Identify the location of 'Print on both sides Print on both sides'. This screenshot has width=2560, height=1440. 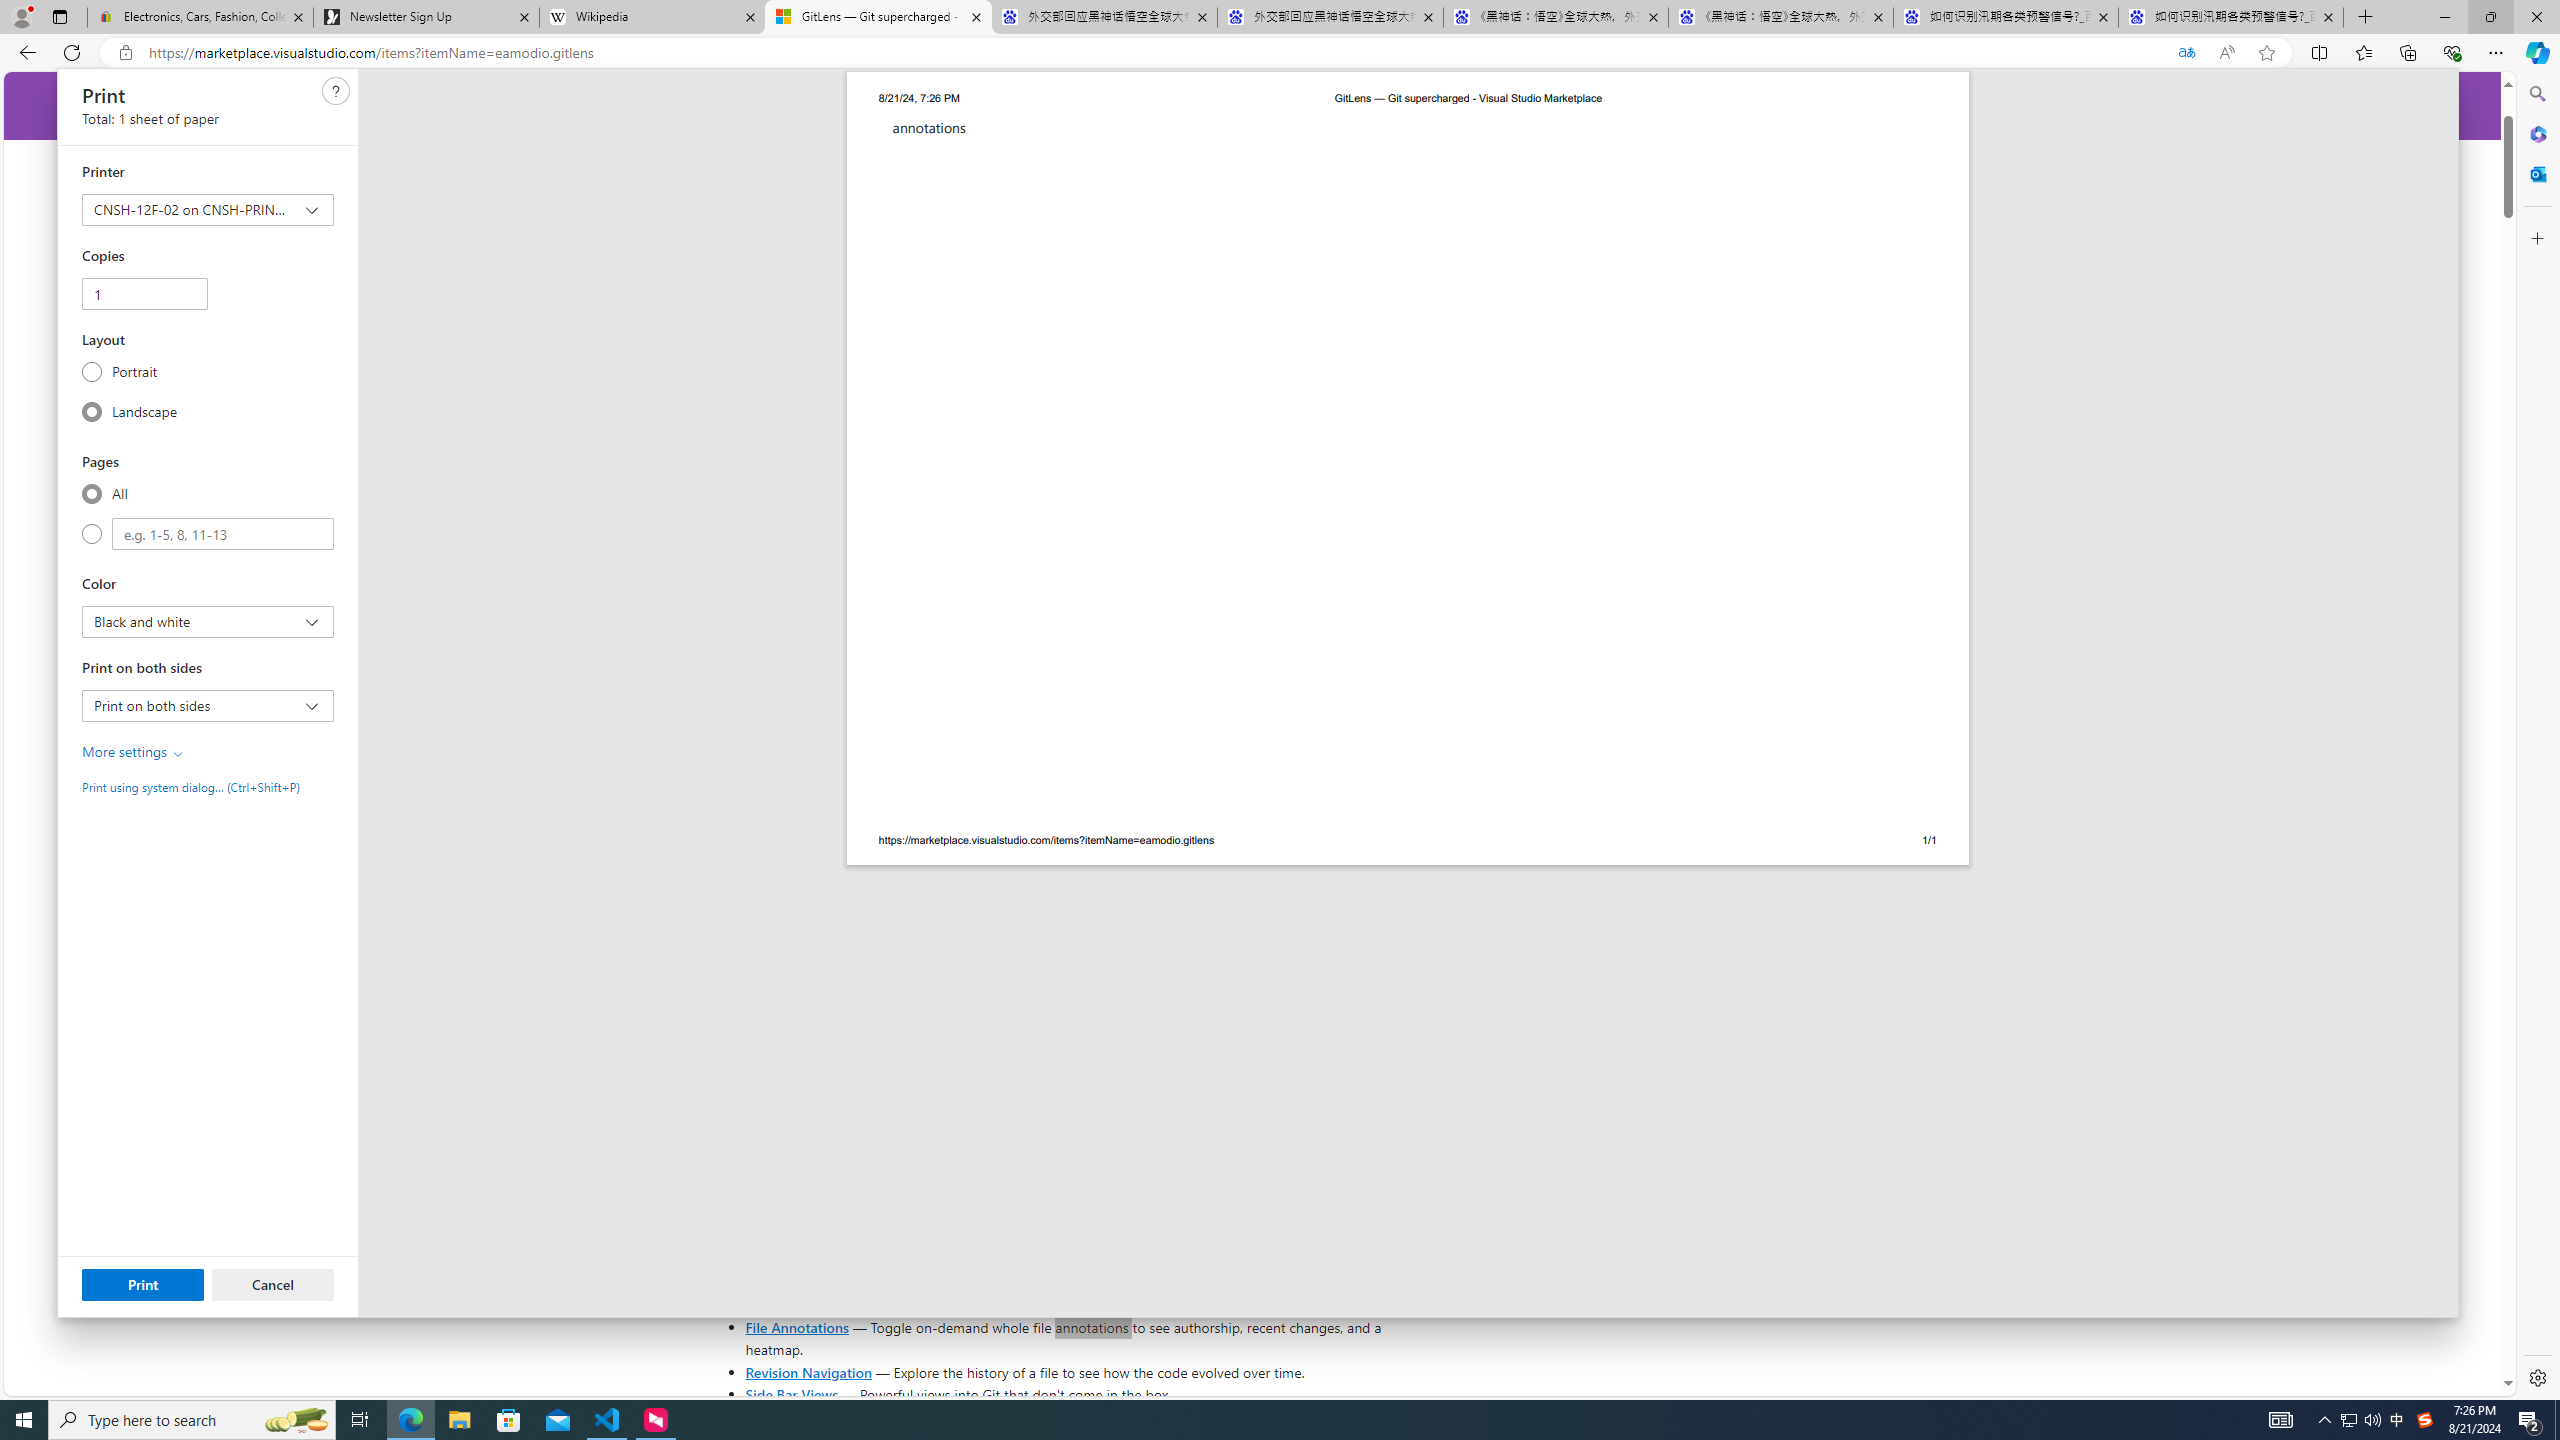
(207, 704).